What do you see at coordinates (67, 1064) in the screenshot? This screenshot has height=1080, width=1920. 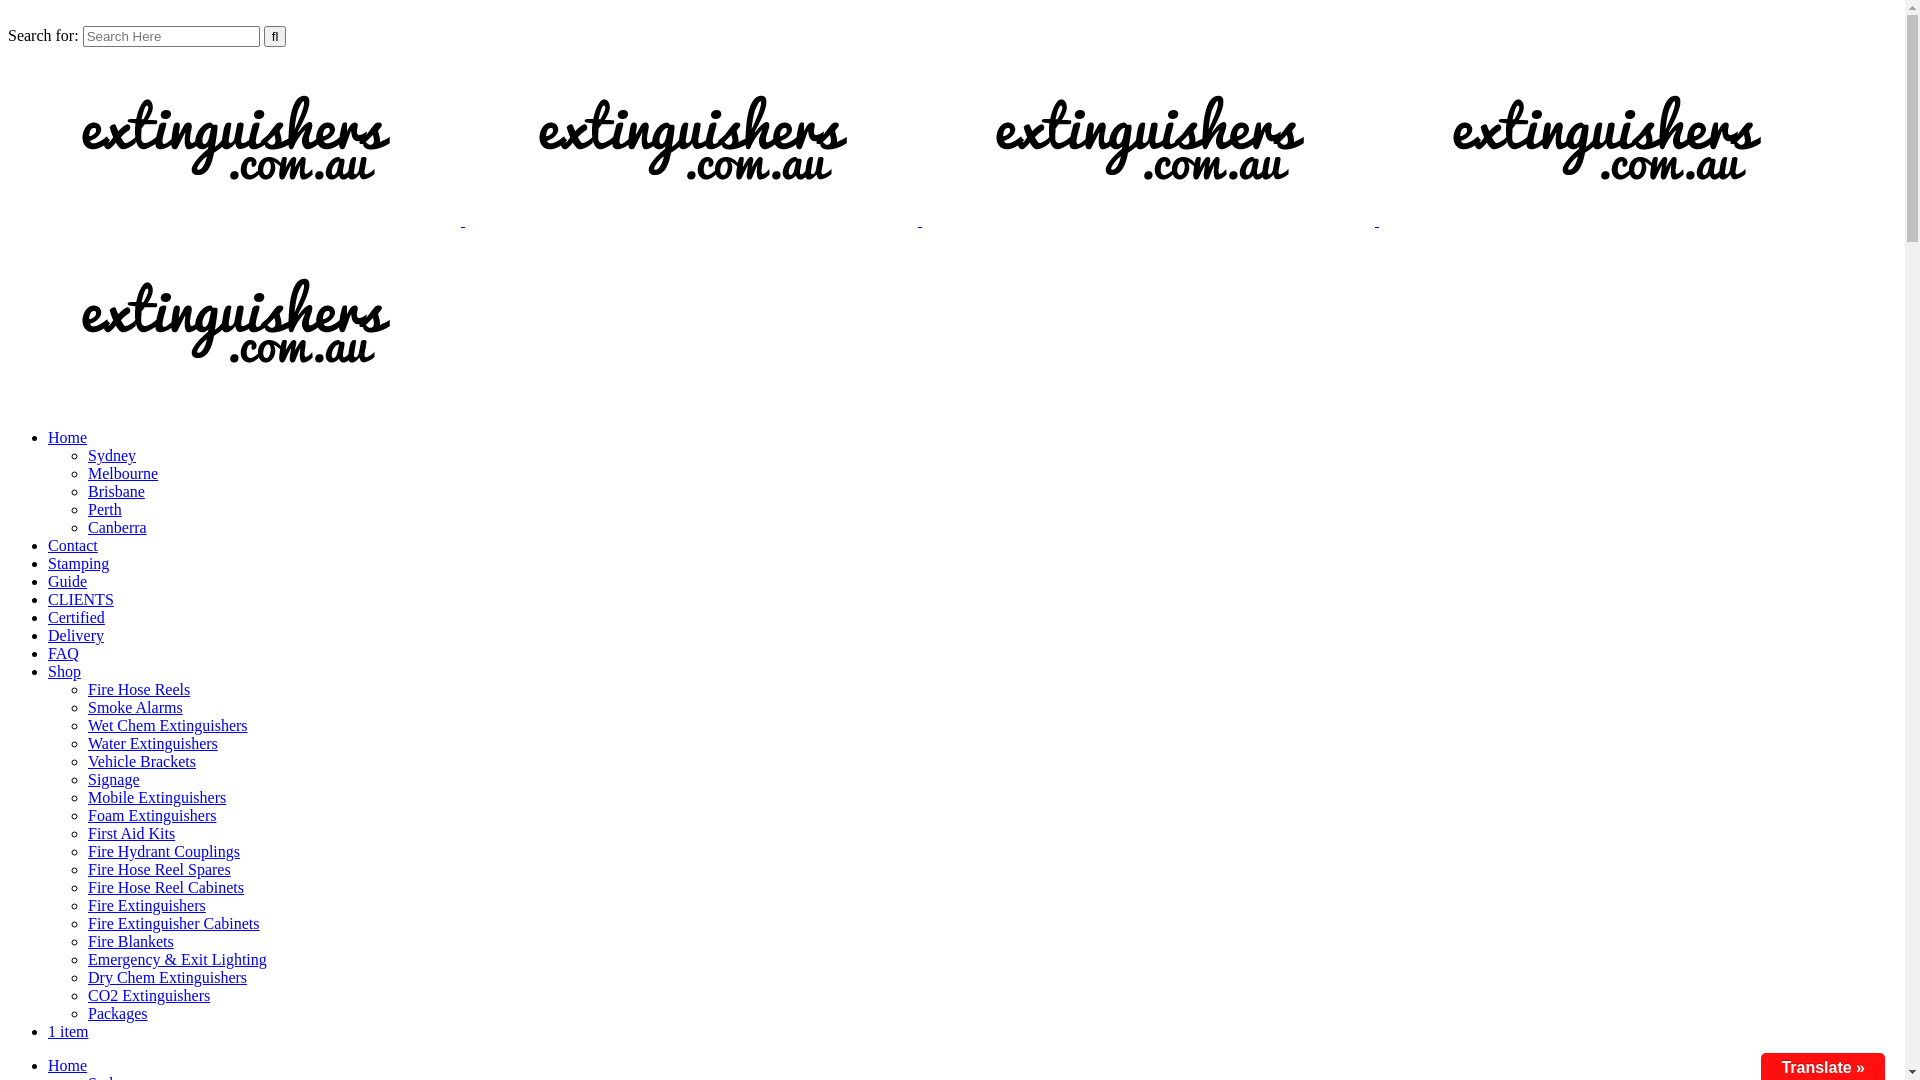 I see `'Home'` at bounding box center [67, 1064].